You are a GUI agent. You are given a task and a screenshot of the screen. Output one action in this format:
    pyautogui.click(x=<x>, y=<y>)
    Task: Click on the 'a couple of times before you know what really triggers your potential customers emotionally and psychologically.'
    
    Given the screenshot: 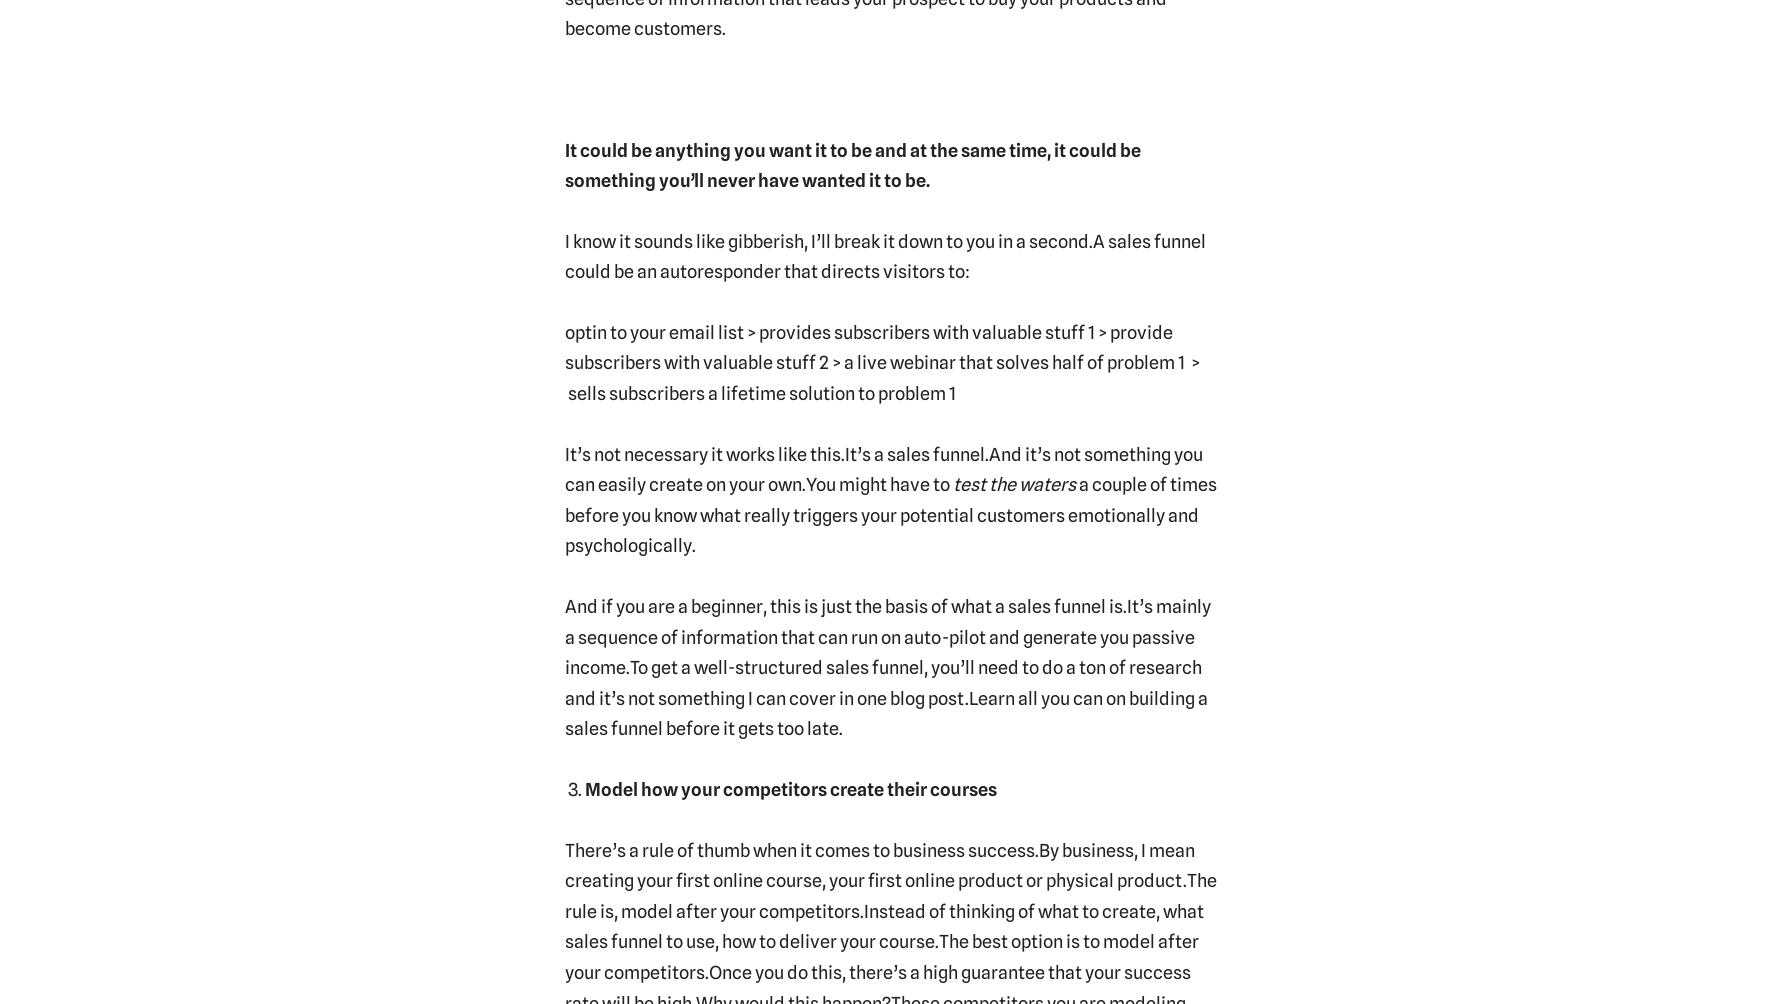 What is the action you would take?
    pyautogui.click(x=888, y=514)
    